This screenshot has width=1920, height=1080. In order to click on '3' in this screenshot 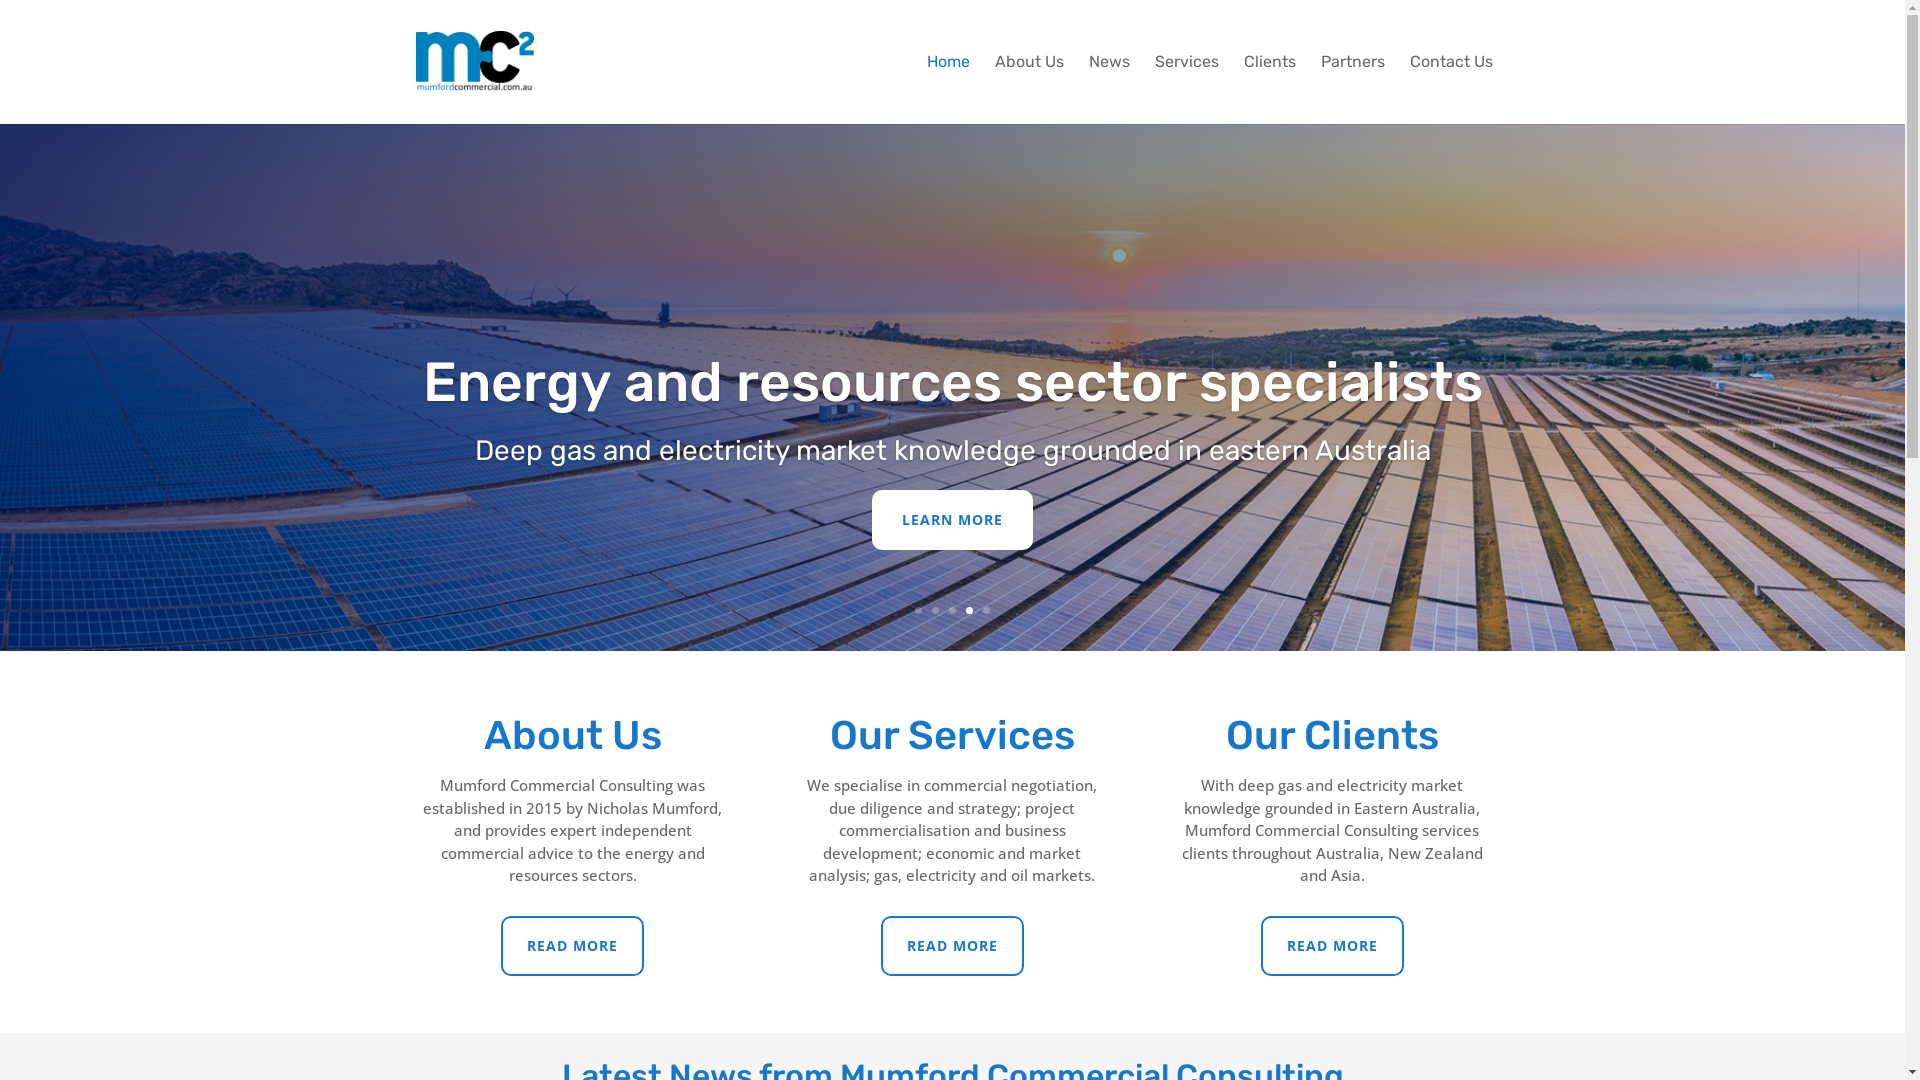, I will do `click(948, 609)`.